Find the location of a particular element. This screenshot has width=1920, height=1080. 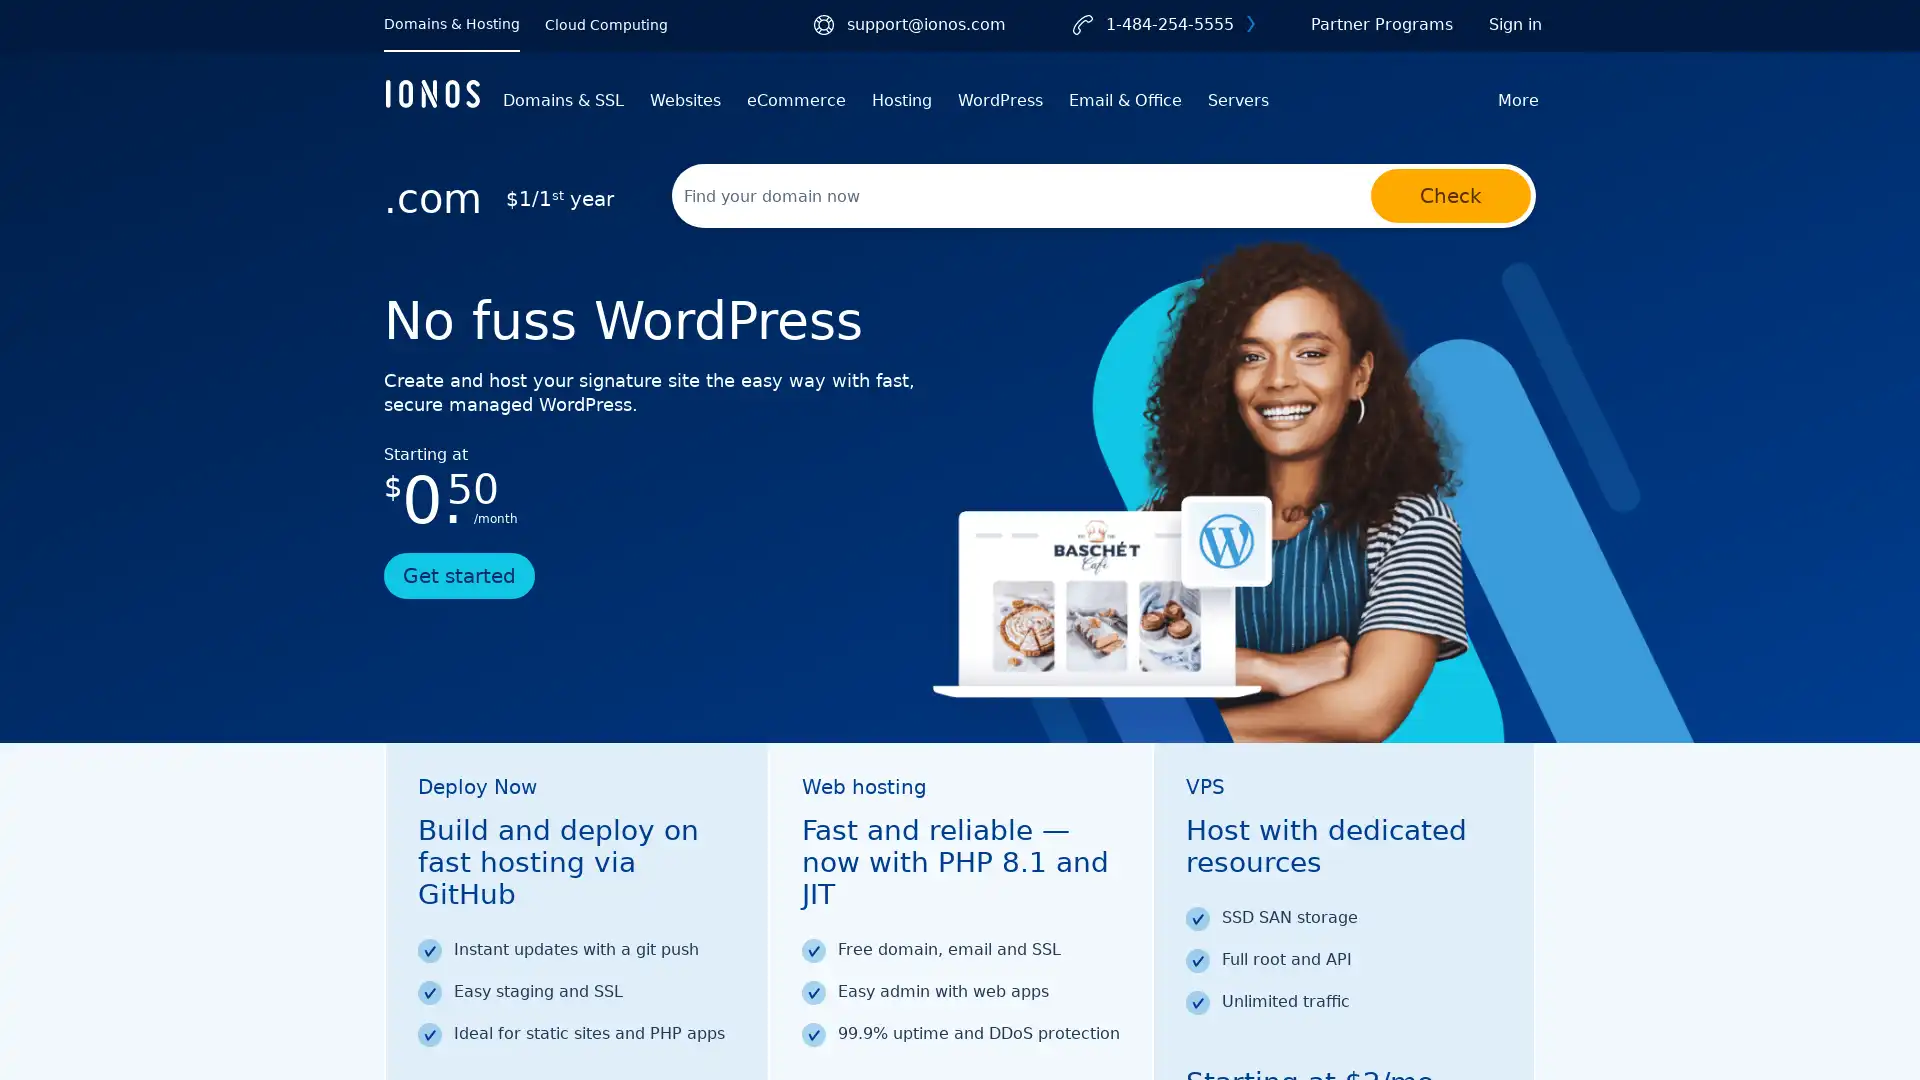

Domains & SSL is located at coordinates (560, 100).